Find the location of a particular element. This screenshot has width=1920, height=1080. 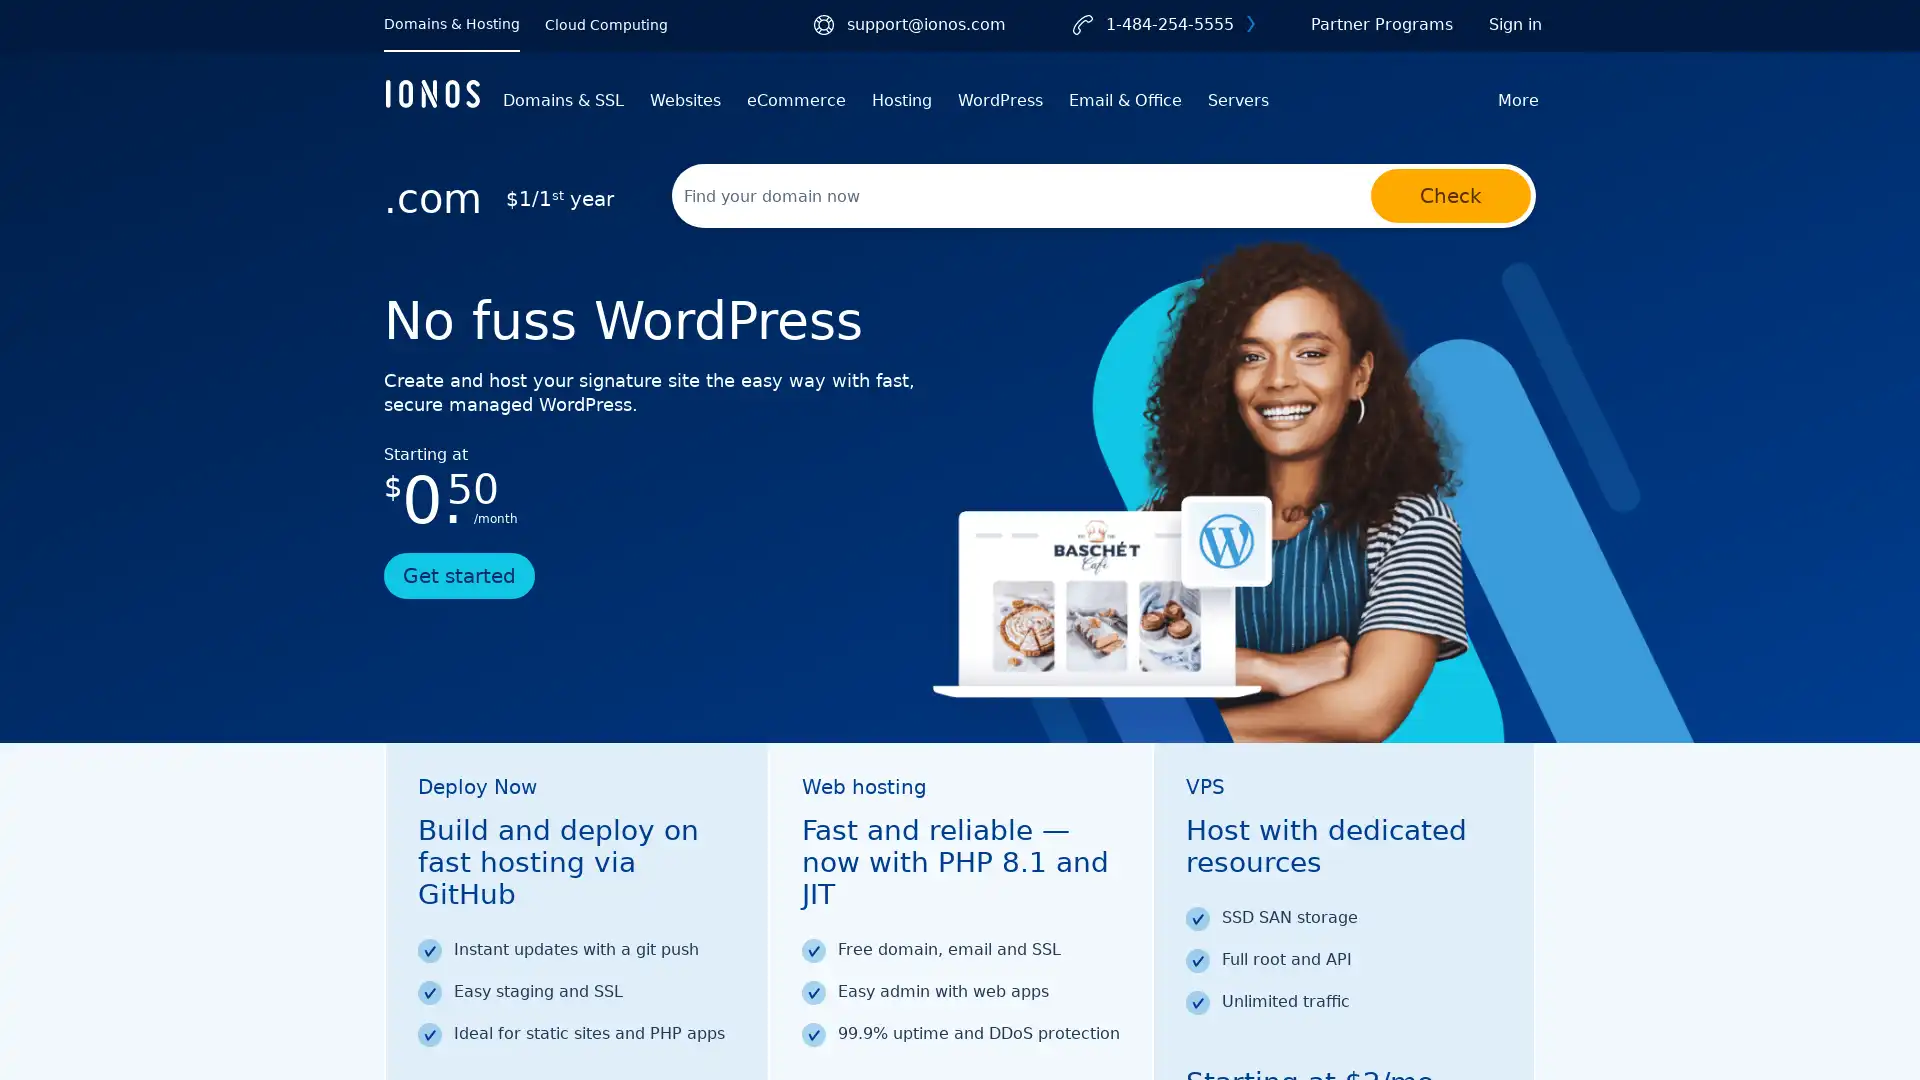

Domains & SSL is located at coordinates (560, 100).